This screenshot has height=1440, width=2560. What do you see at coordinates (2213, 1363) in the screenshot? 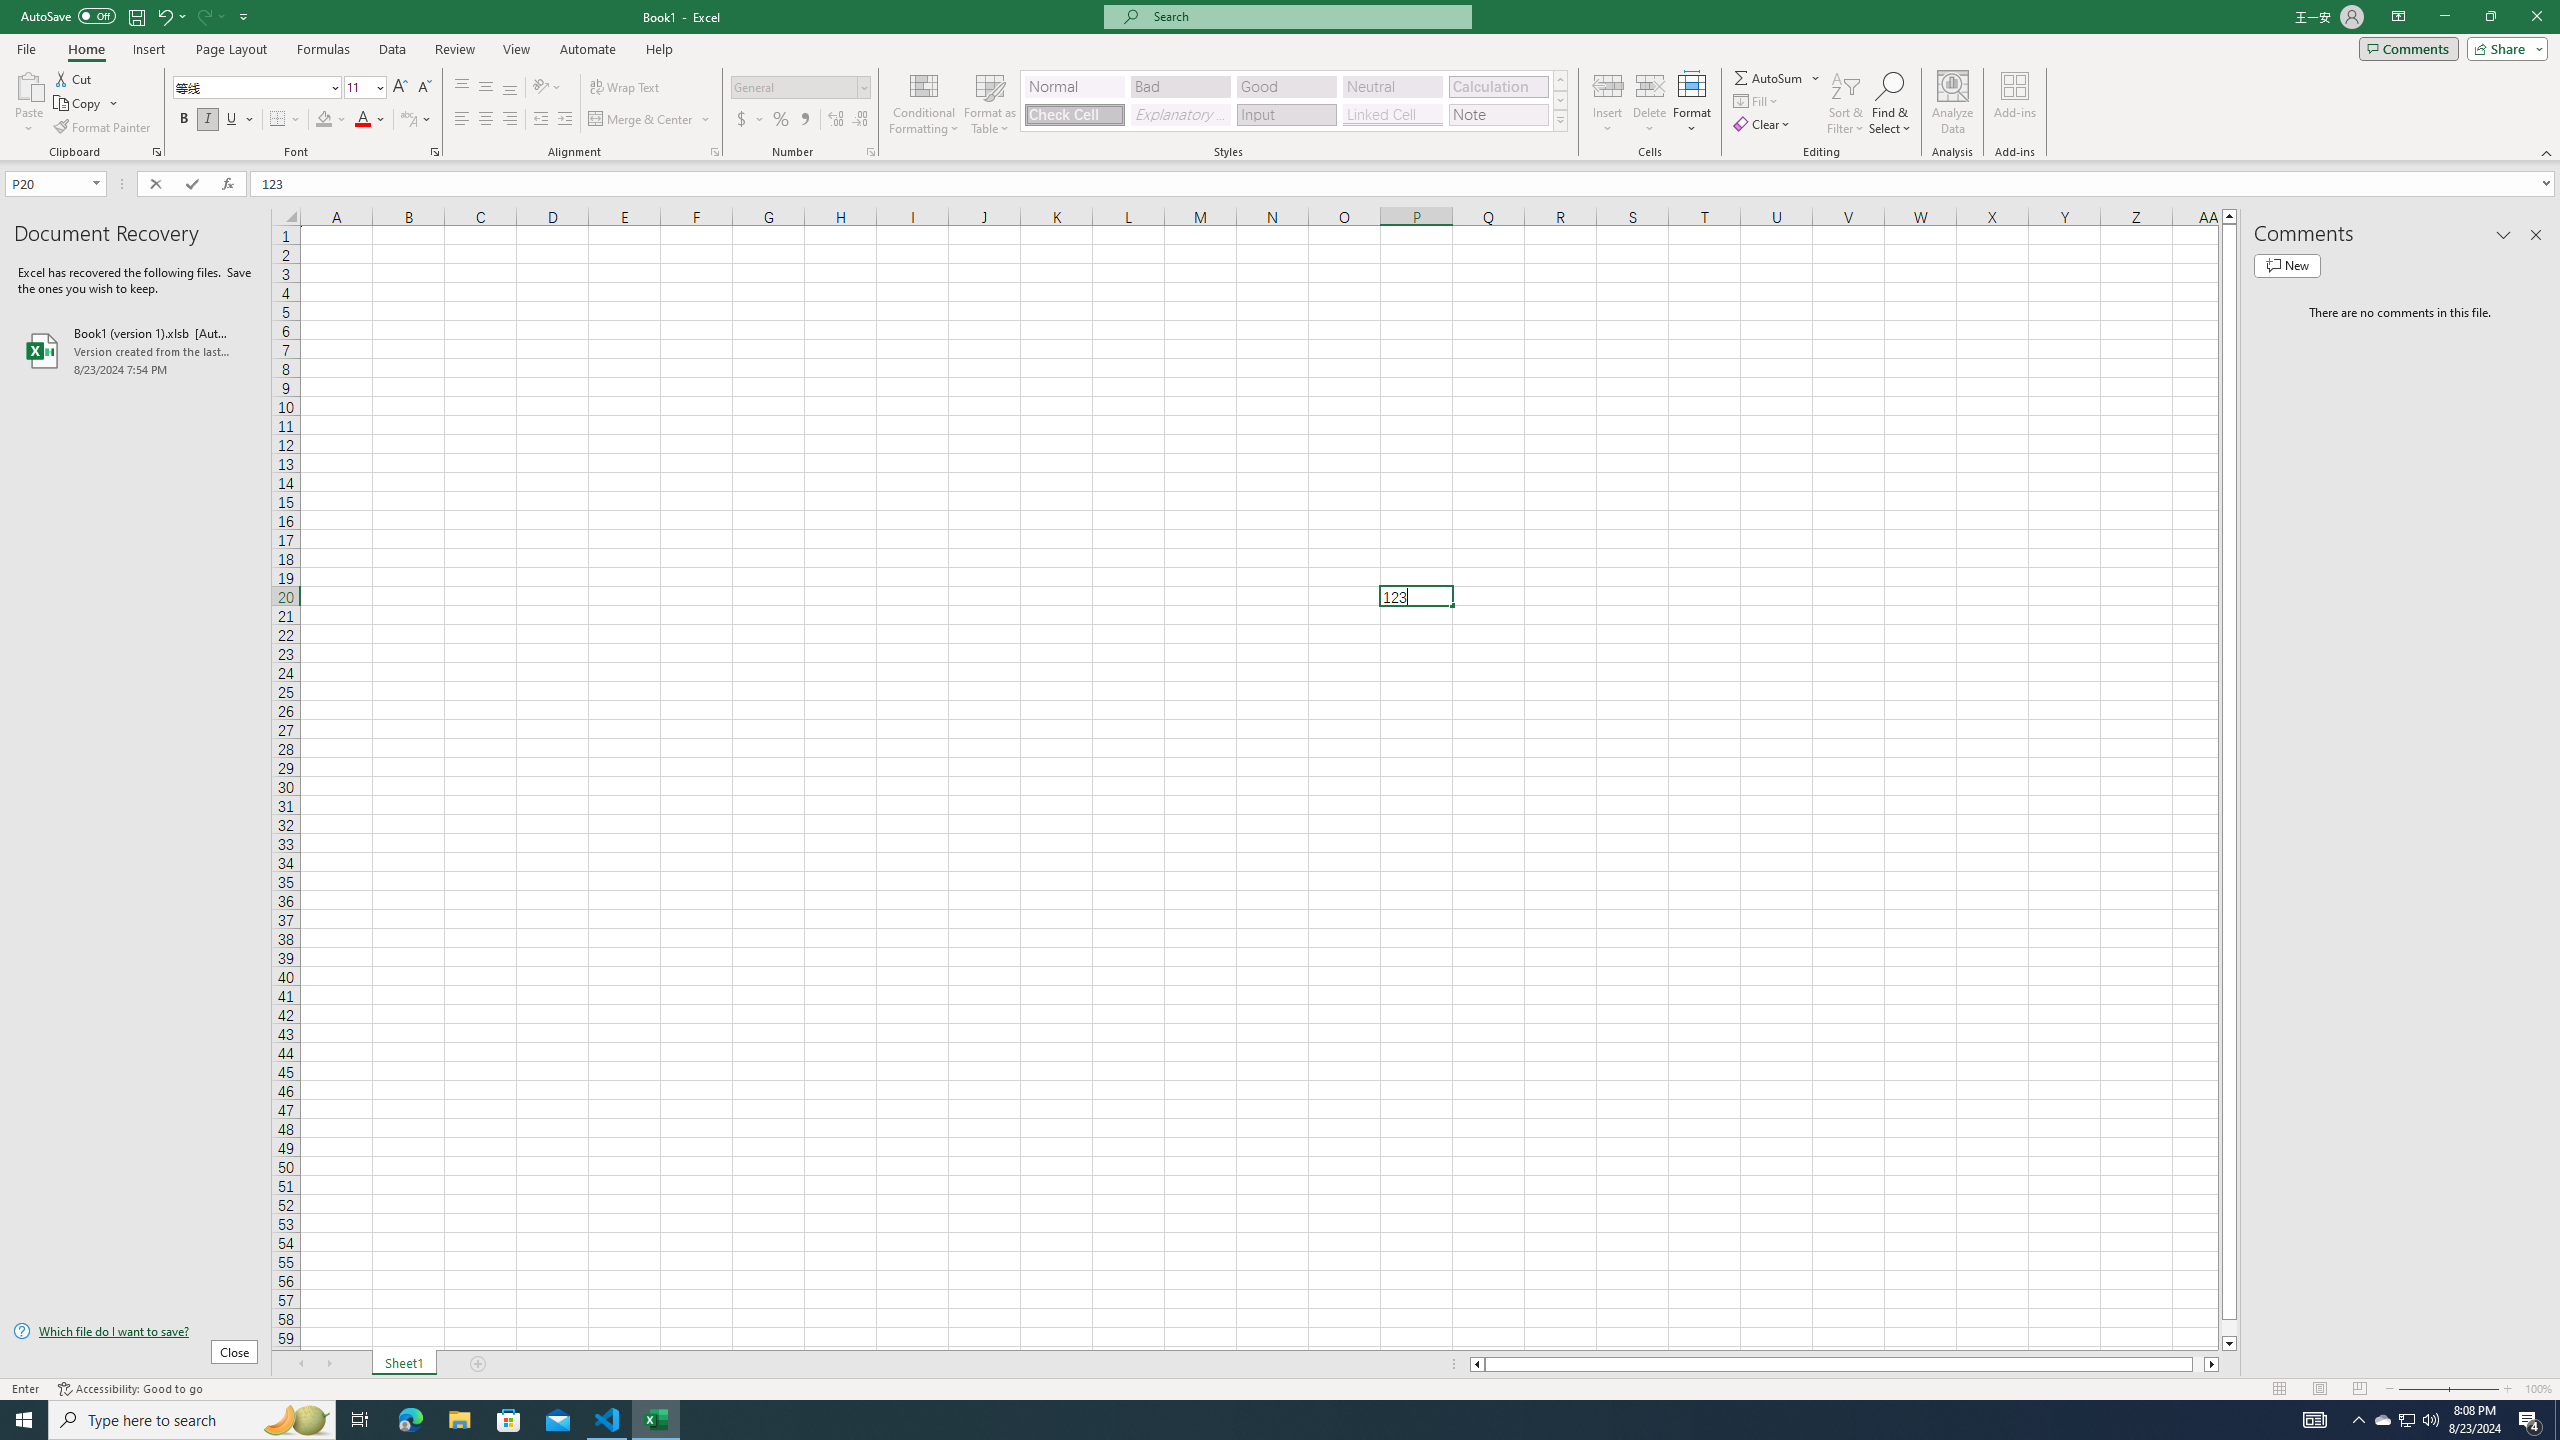
I see `'Column right'` at bounding box center [2213, 1363].